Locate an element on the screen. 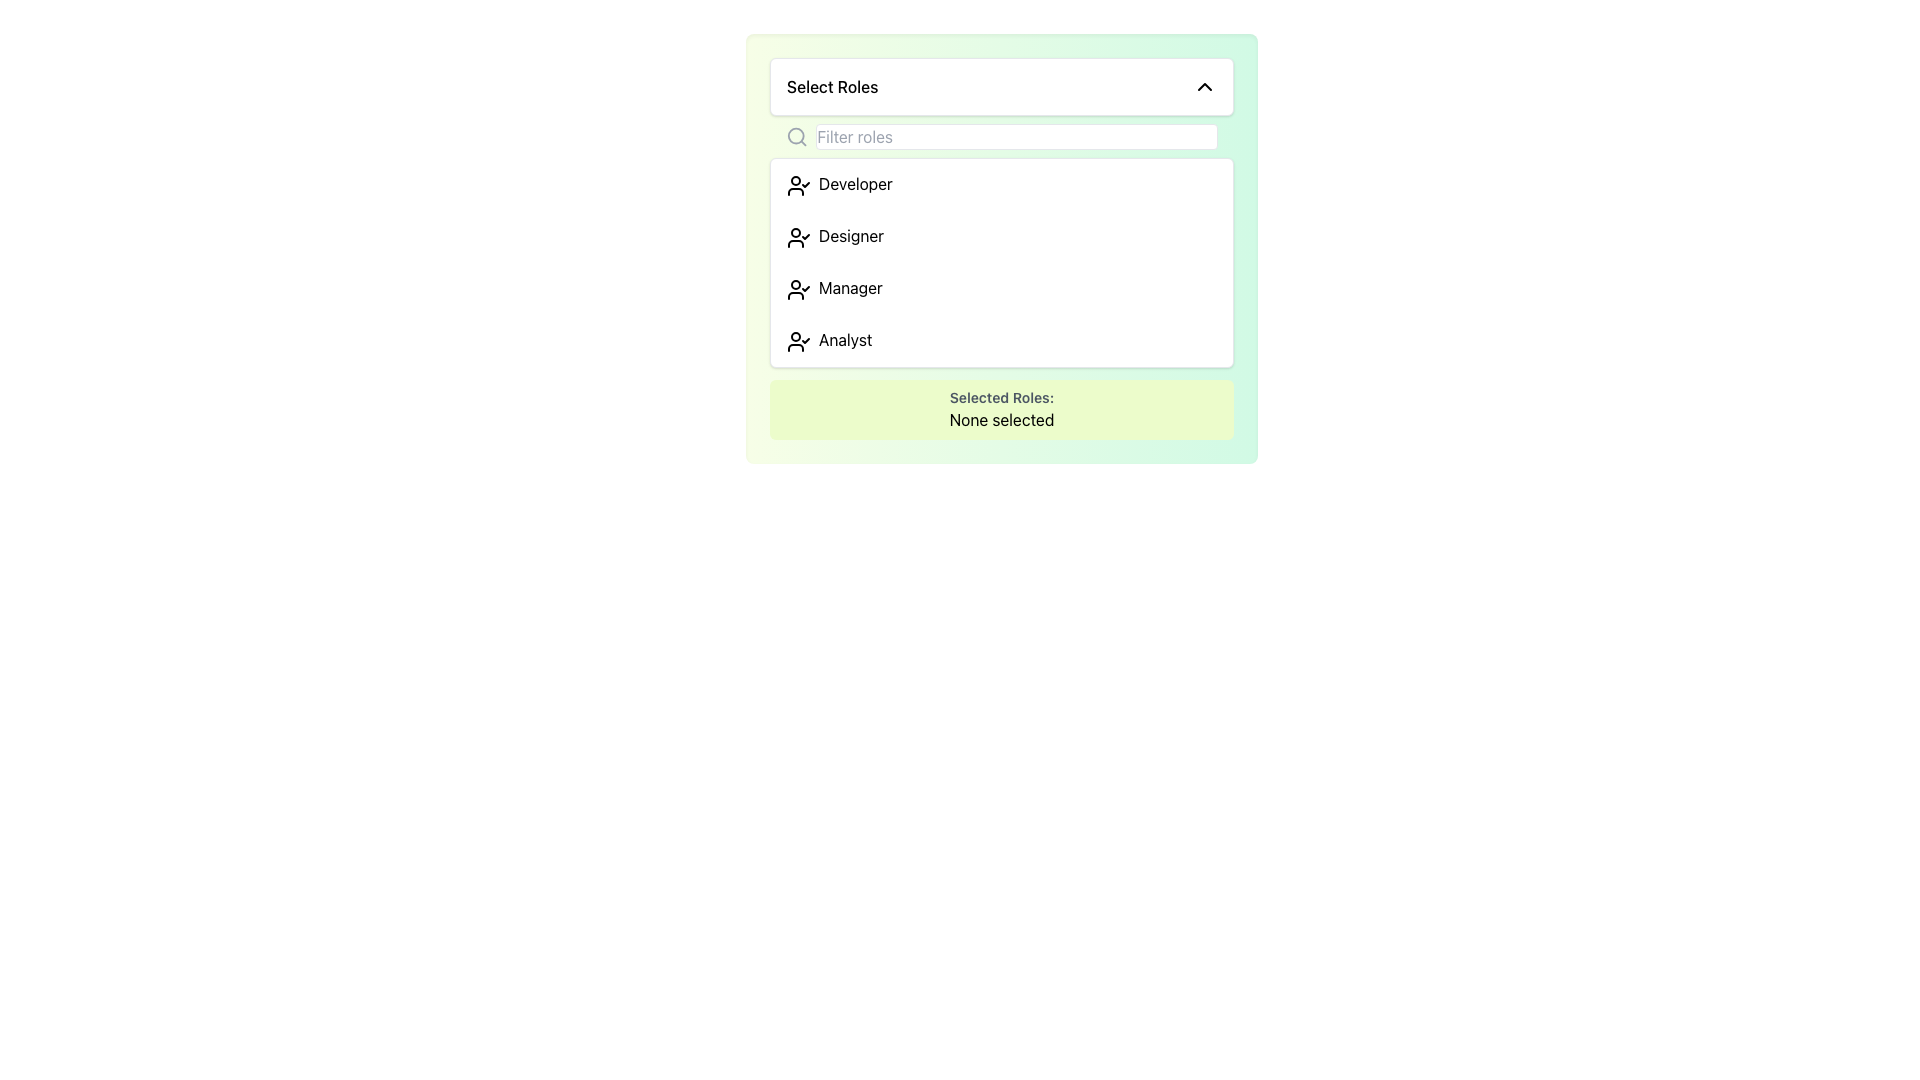 The image size is (1920, 1080). the upward-pointing chevron icon located in the top-right corner of the 'Select Roles' button is located at coordinates (1203, 86).